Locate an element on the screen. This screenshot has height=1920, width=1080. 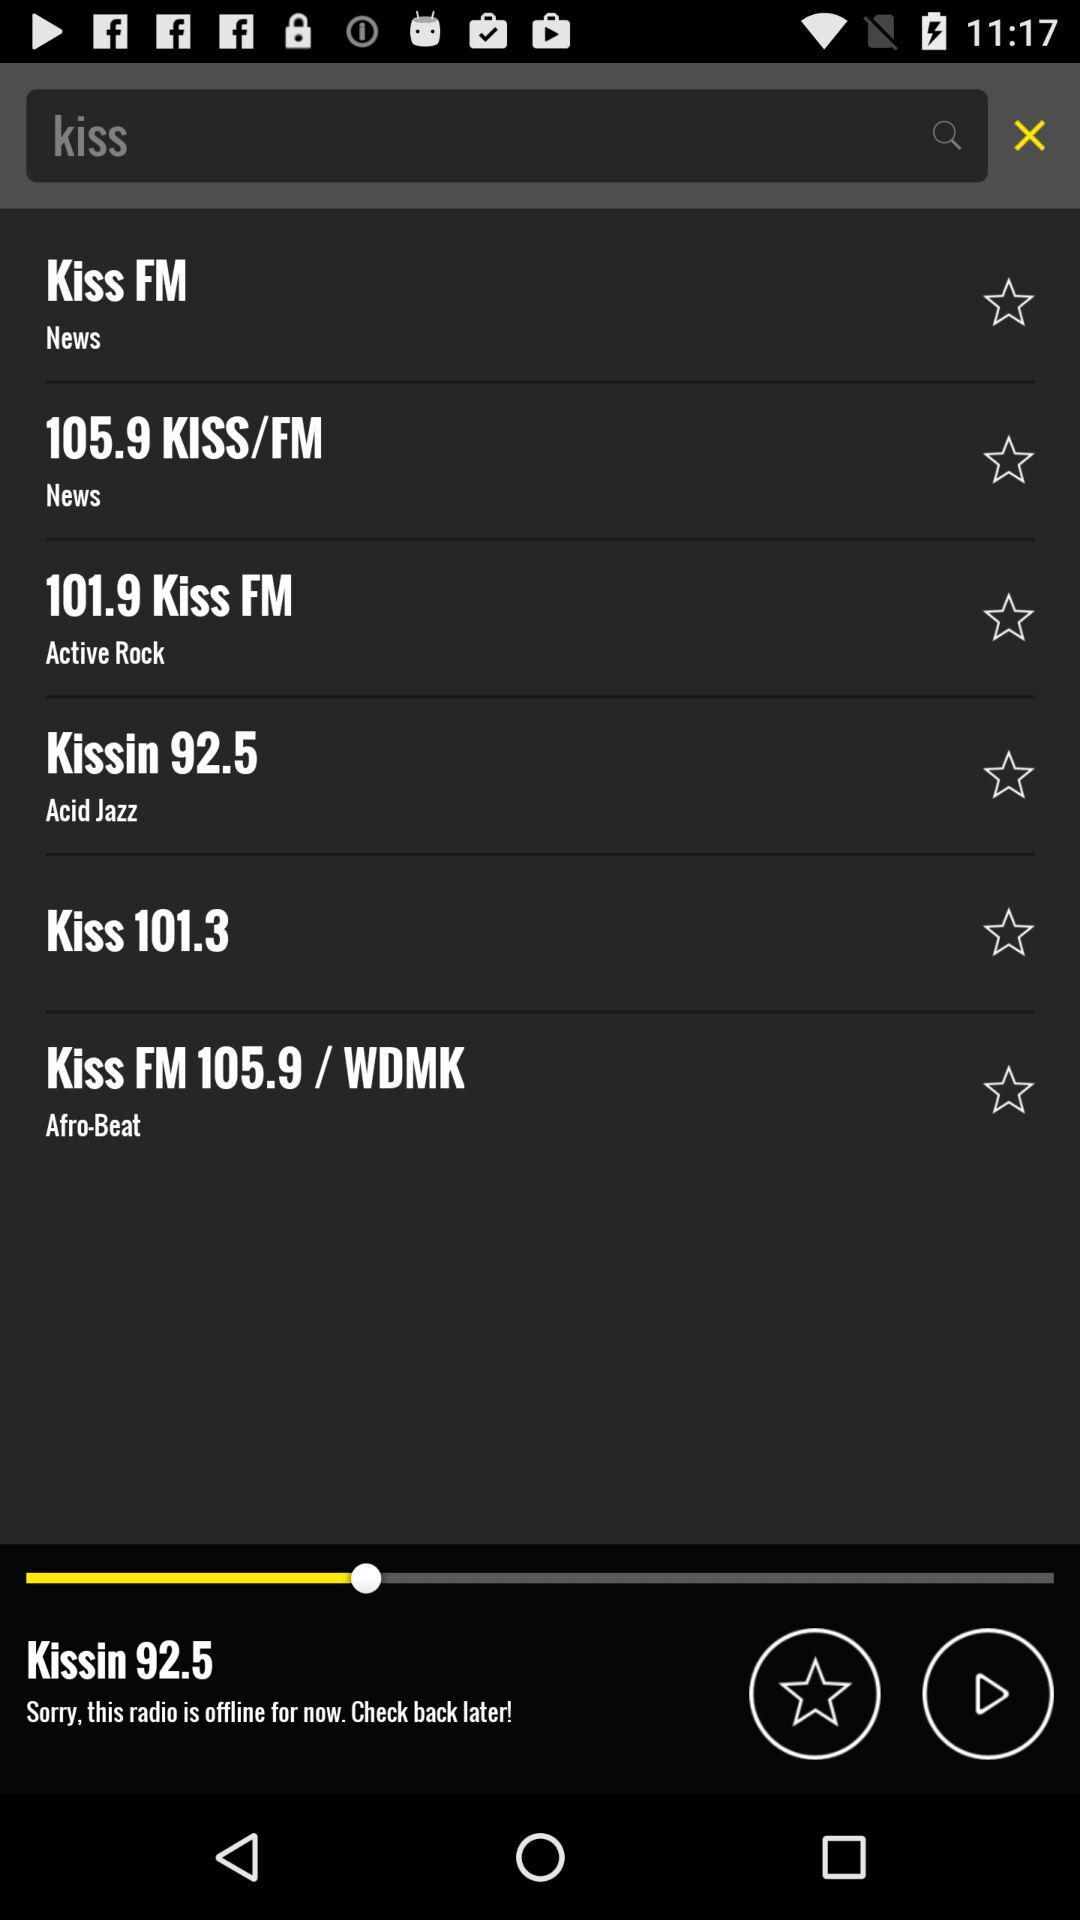
the close icon is located at coordinates (1023, 143).